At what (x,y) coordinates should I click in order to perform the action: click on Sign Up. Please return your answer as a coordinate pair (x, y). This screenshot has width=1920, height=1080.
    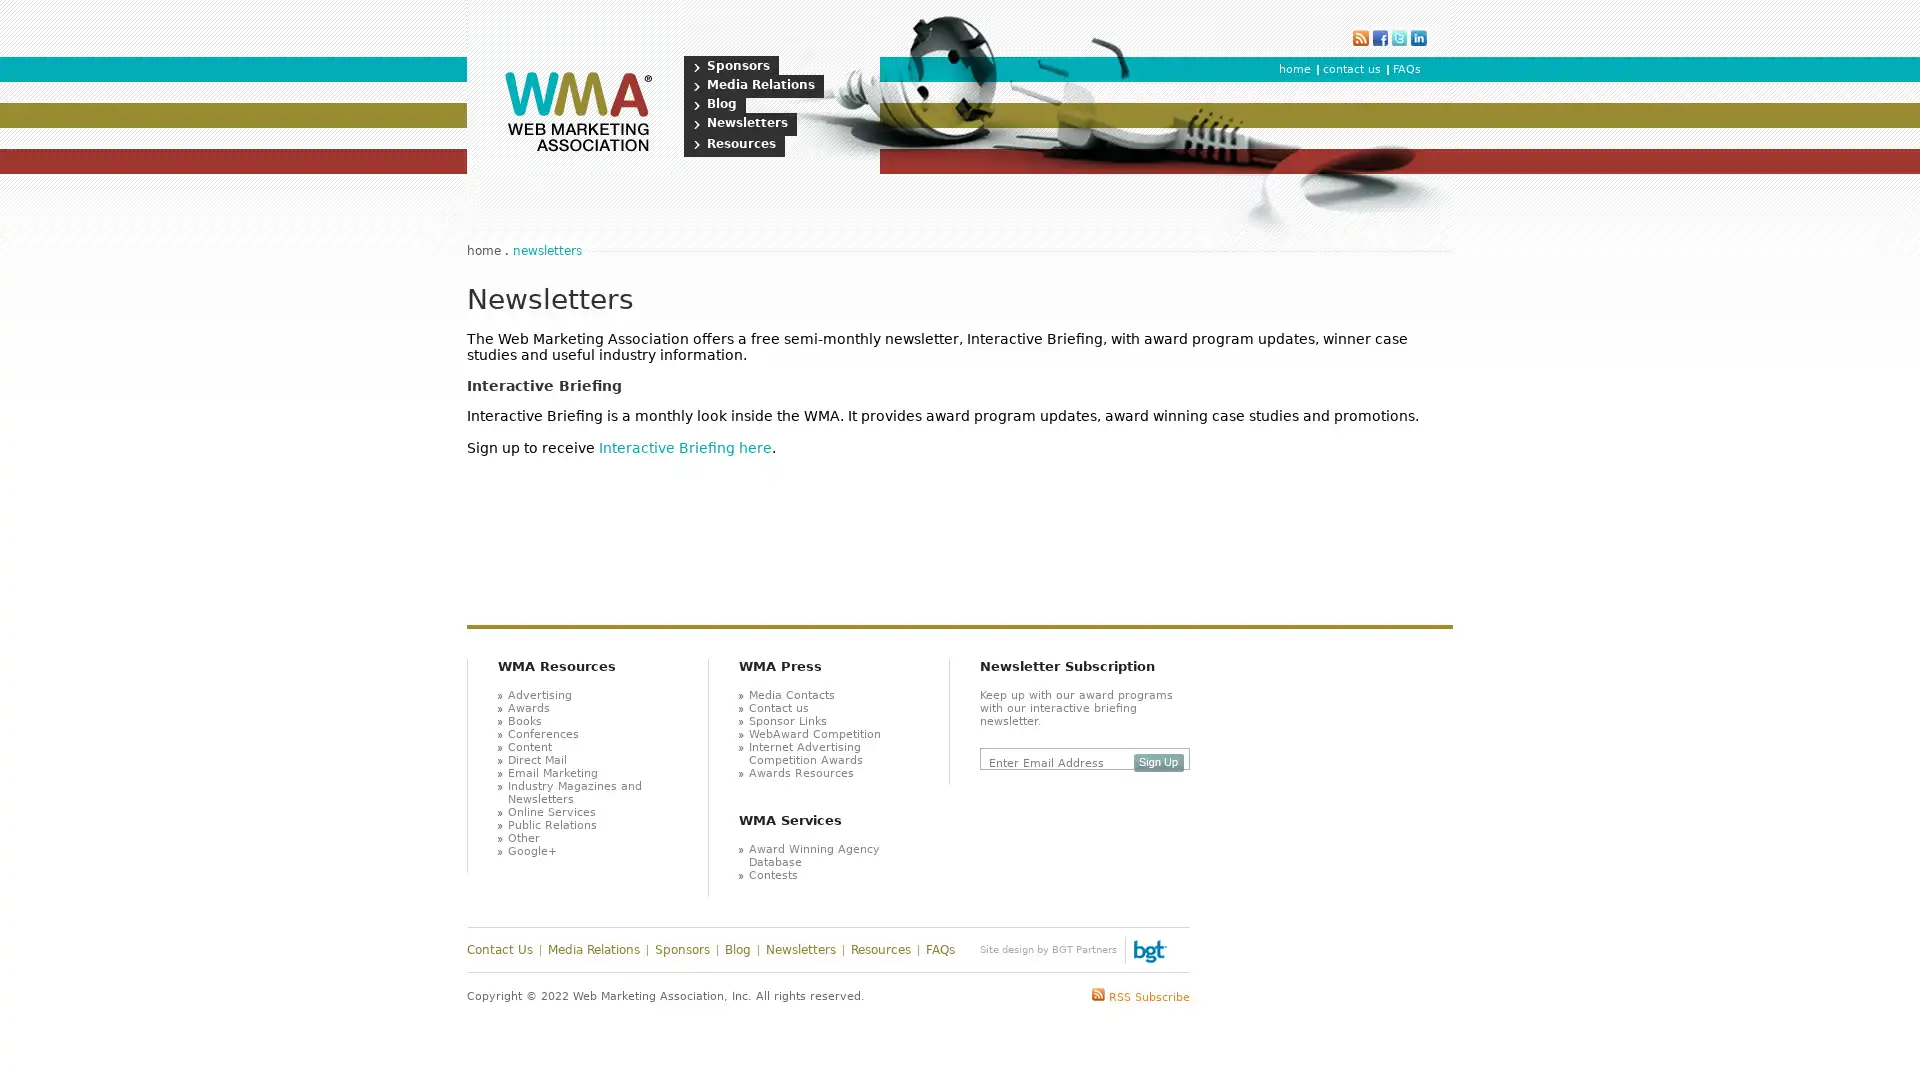
    Looking at the image, I should click on (1158, 763).